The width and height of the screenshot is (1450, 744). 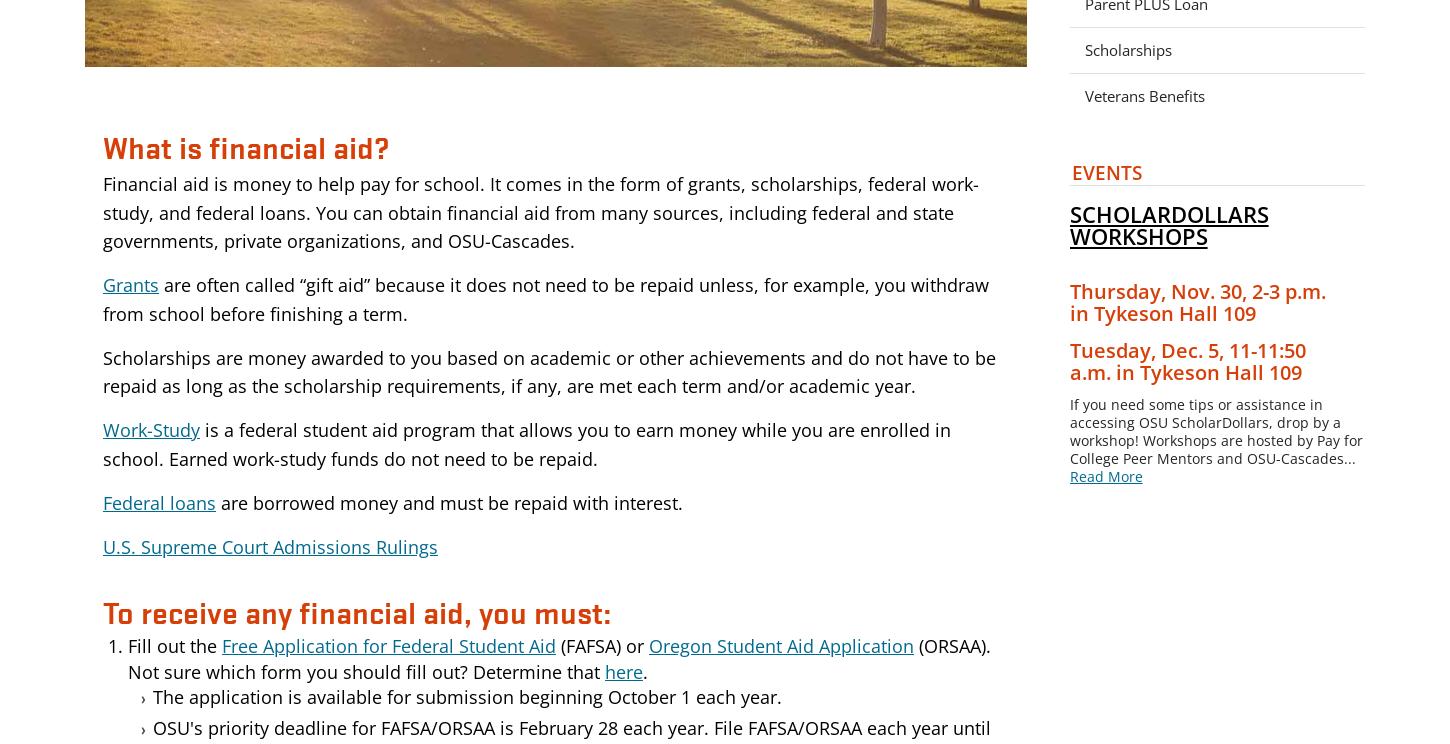 I want to click on 'If you need some tips or assistance in accessing OSU ScholarDollars, drop by a workshop! Workshops are hosted by Pay for College Peer Mentors and OSU-Cascades...', so click(x=1215, y=429).